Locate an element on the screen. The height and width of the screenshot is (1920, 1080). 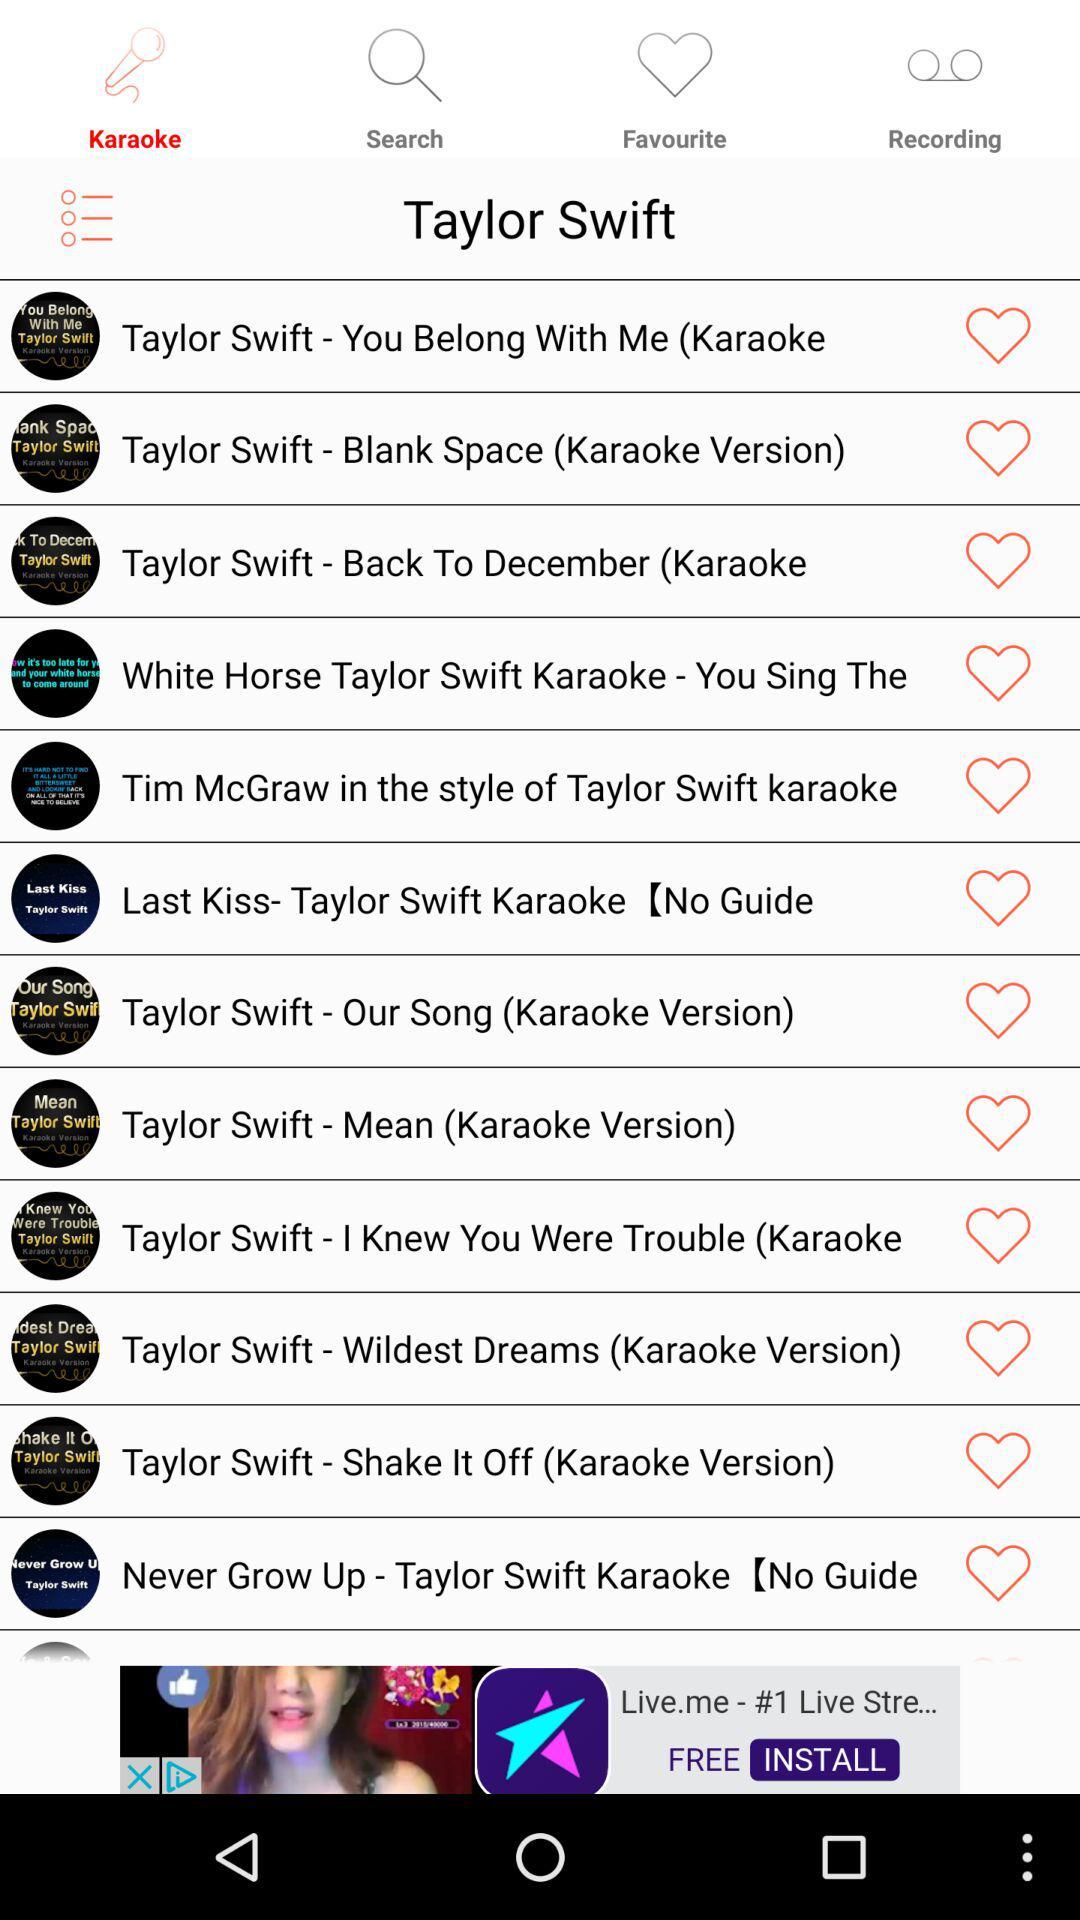
favourite is located at coordinates (998, 447).